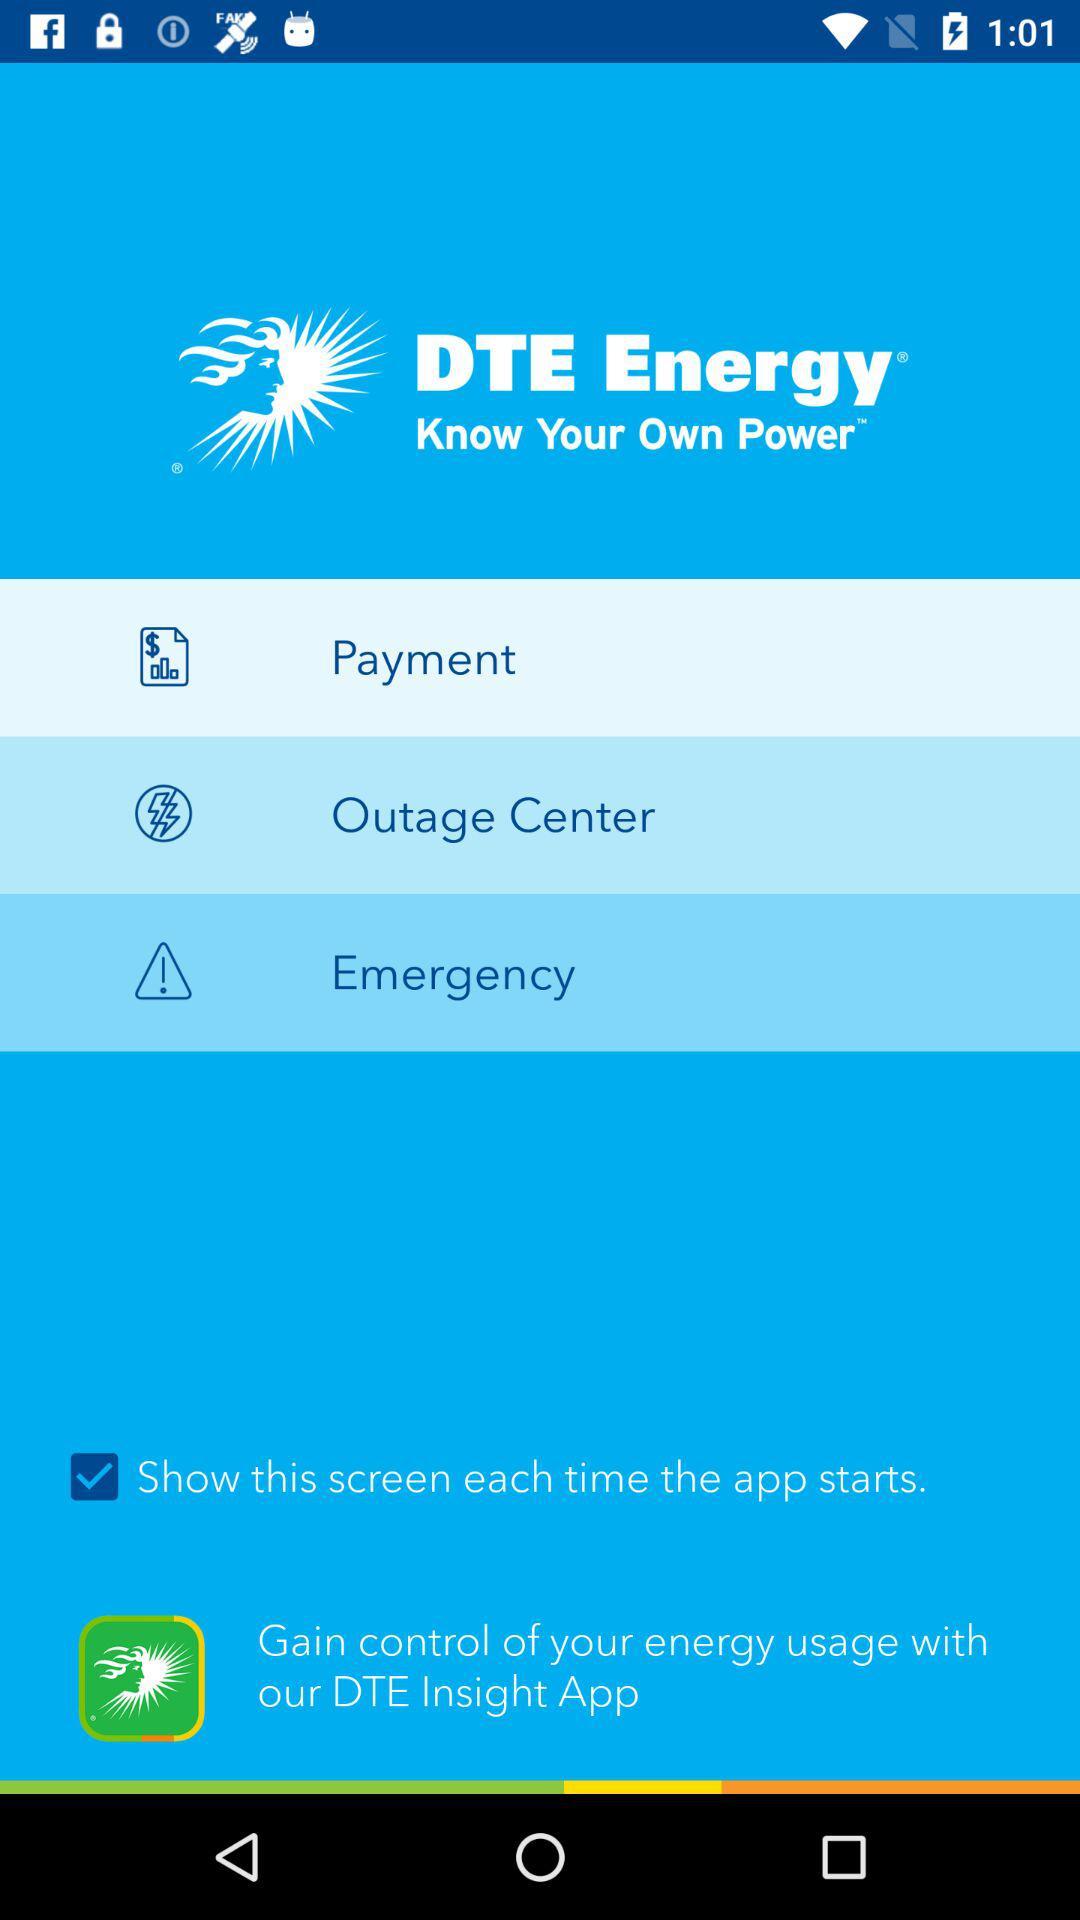  What do you see at coordinates (540, 1477) in the screenshot?
I see `item below emergency item` at bounding box center [540, 1477].